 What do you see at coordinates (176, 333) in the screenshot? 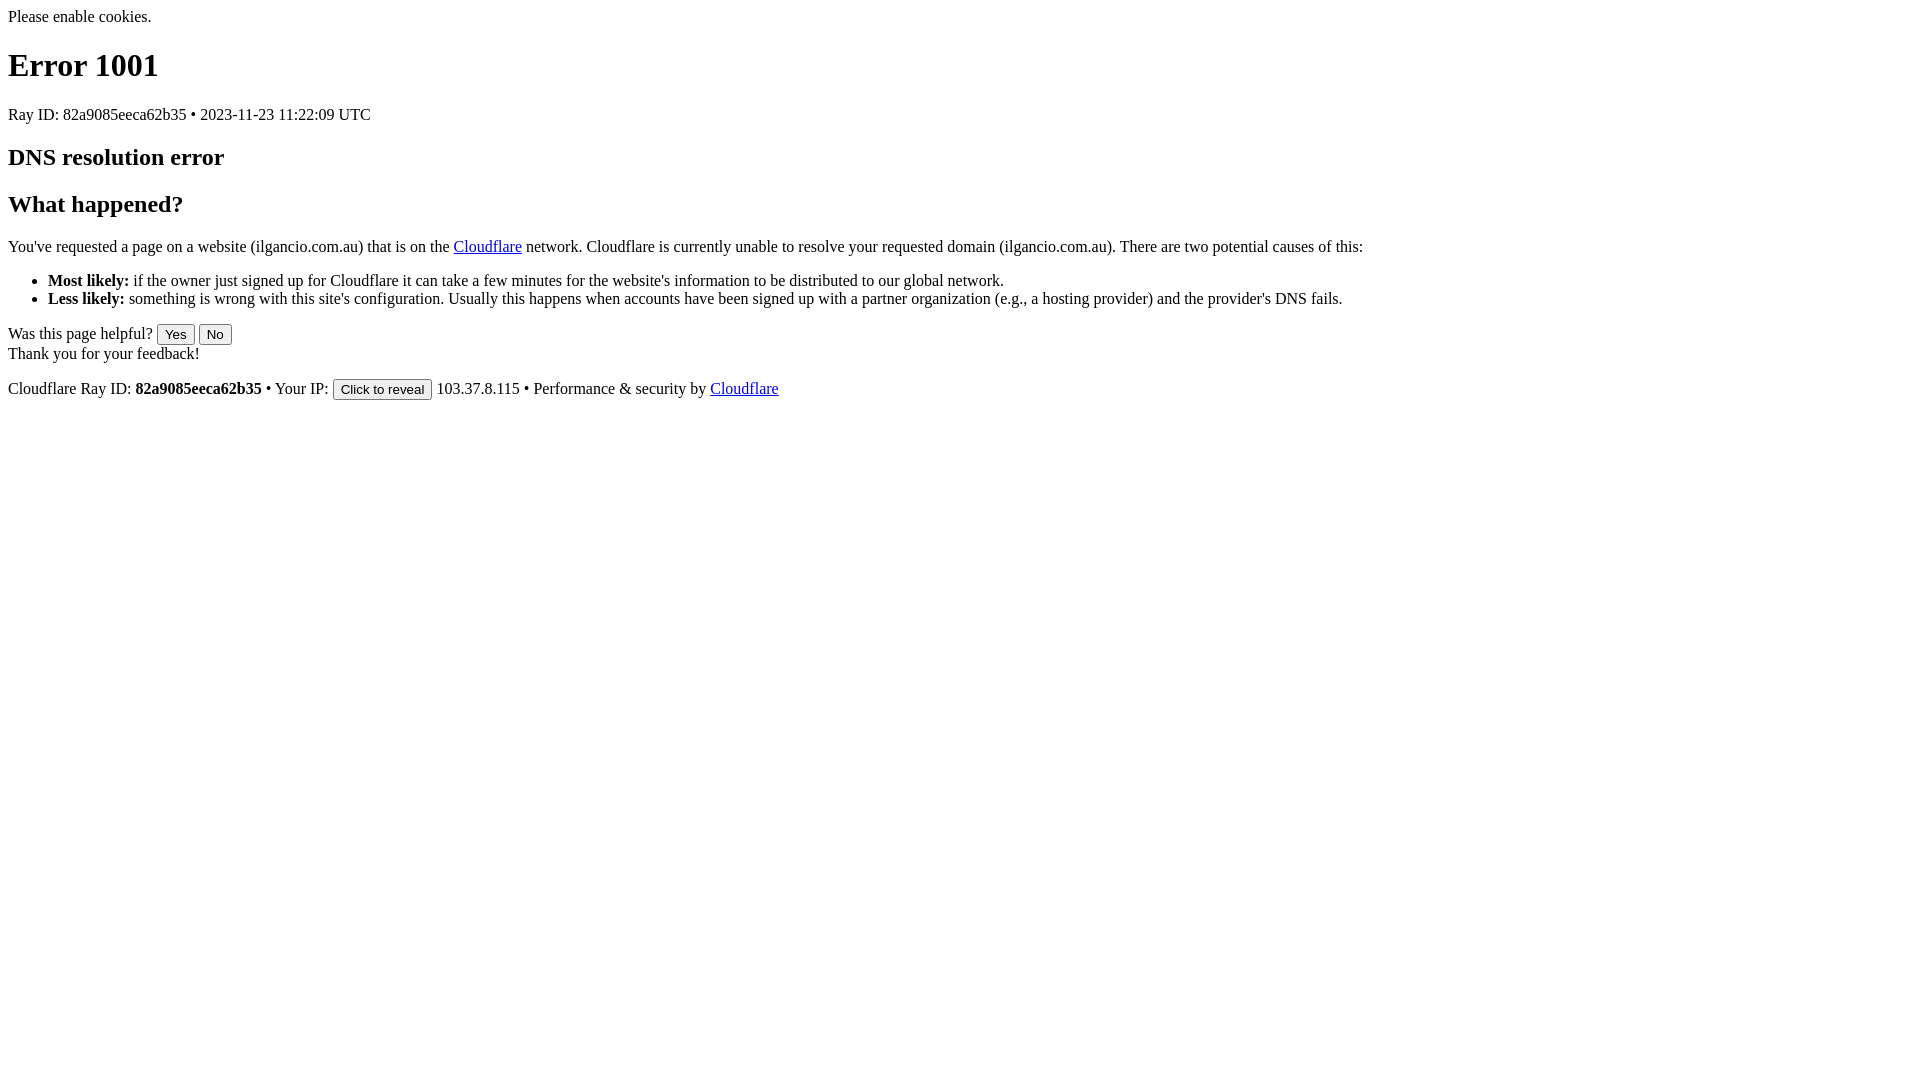
I see `'Yes'` at bounding box center [176, 333].